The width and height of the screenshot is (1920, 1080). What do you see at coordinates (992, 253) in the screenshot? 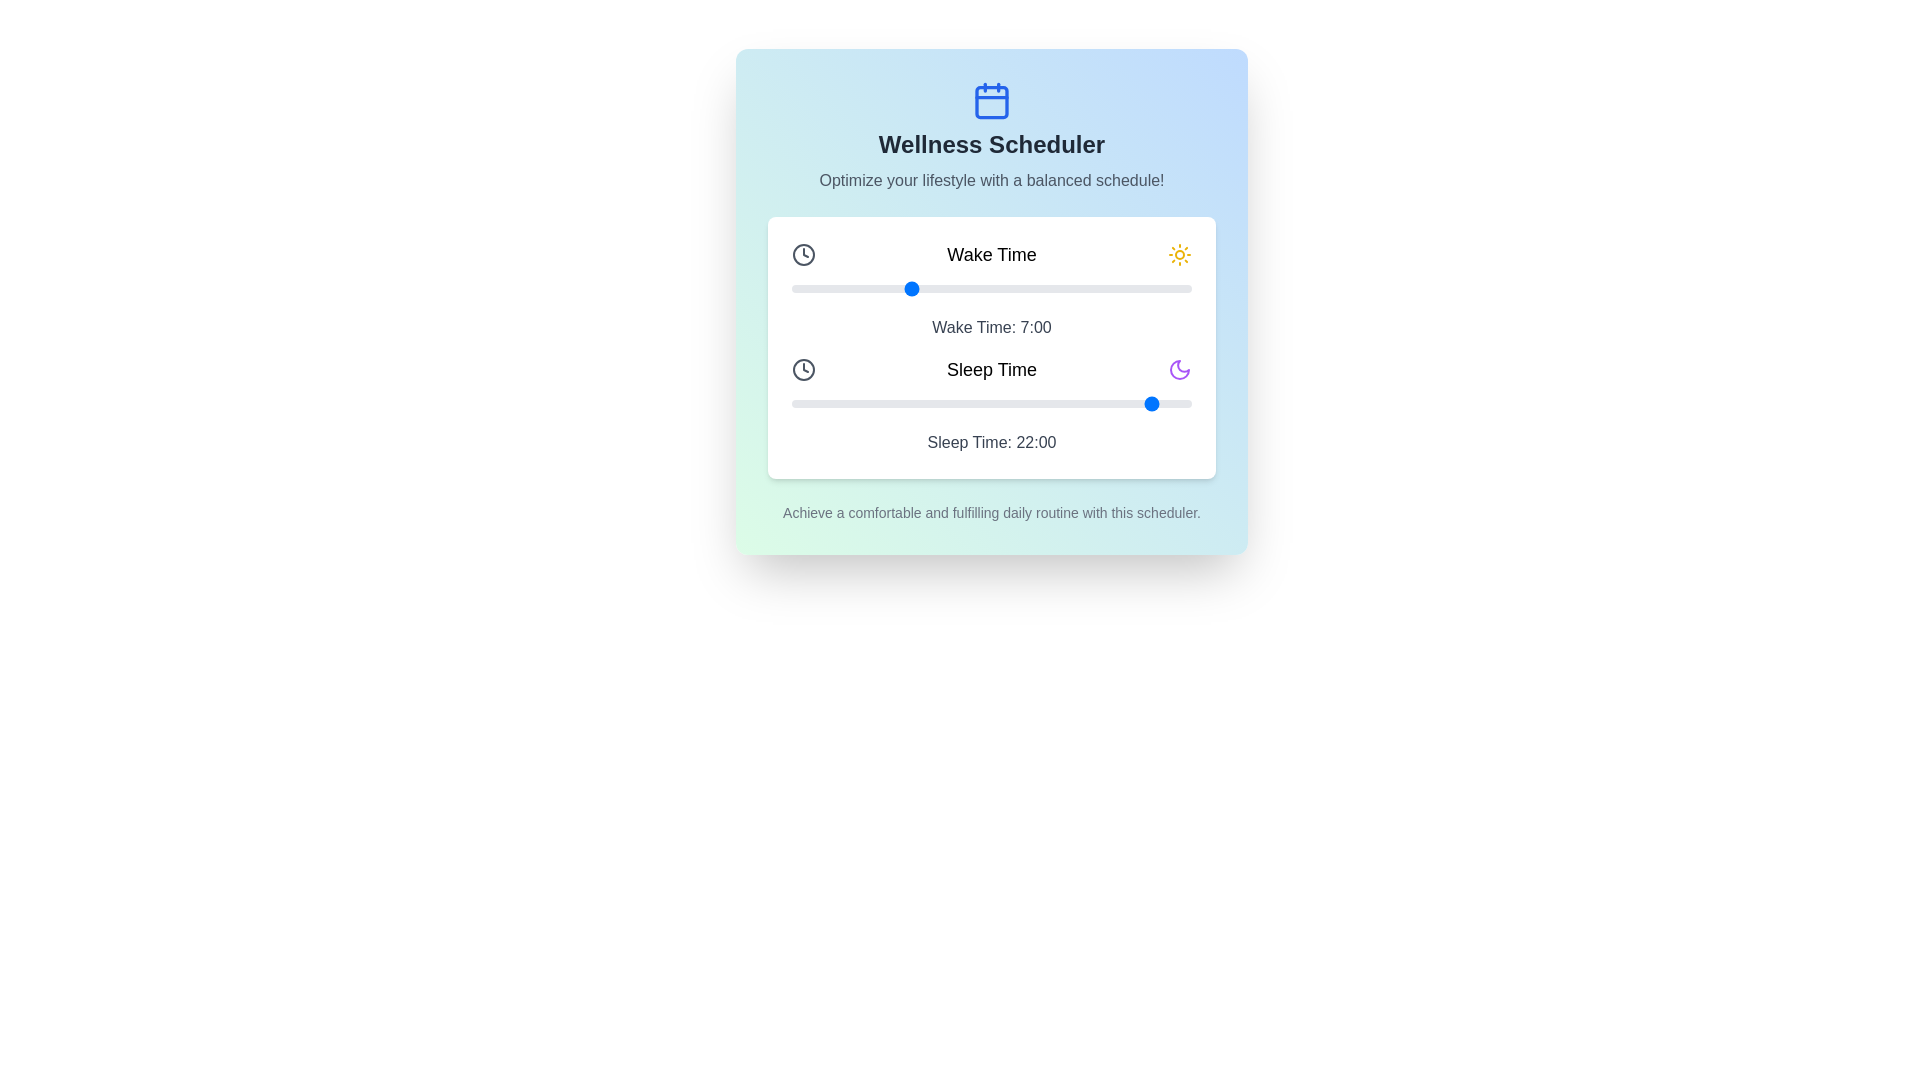
I see `the label with icons that displays the wake time settings, located above the 'Wake Time: 7:00' slider` at bounding box center [992, 253].